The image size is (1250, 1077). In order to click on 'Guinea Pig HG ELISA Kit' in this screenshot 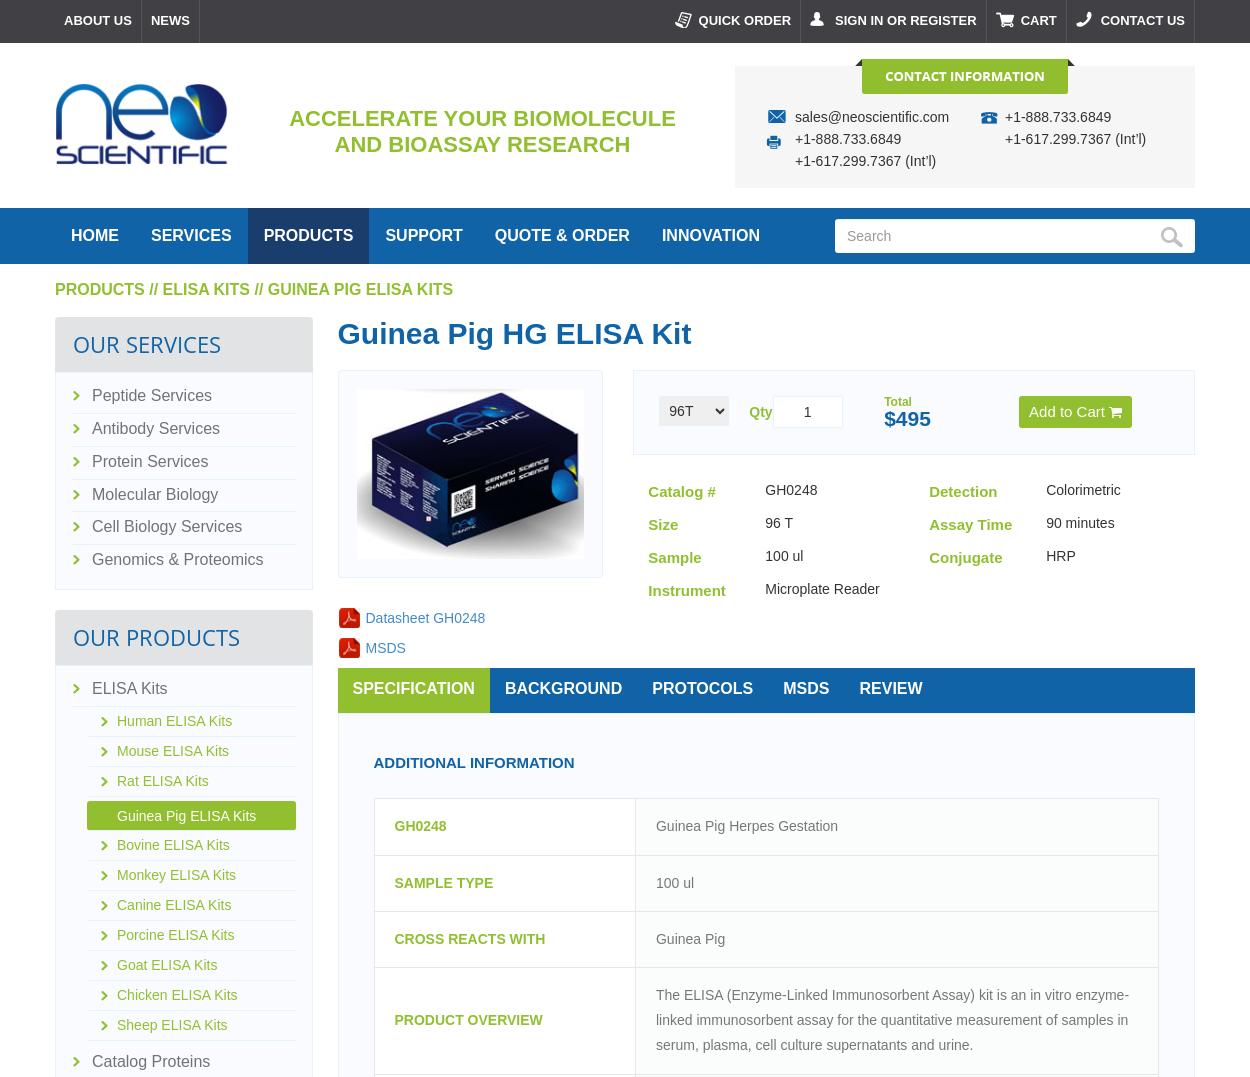, I will do `click(514, 331)`.